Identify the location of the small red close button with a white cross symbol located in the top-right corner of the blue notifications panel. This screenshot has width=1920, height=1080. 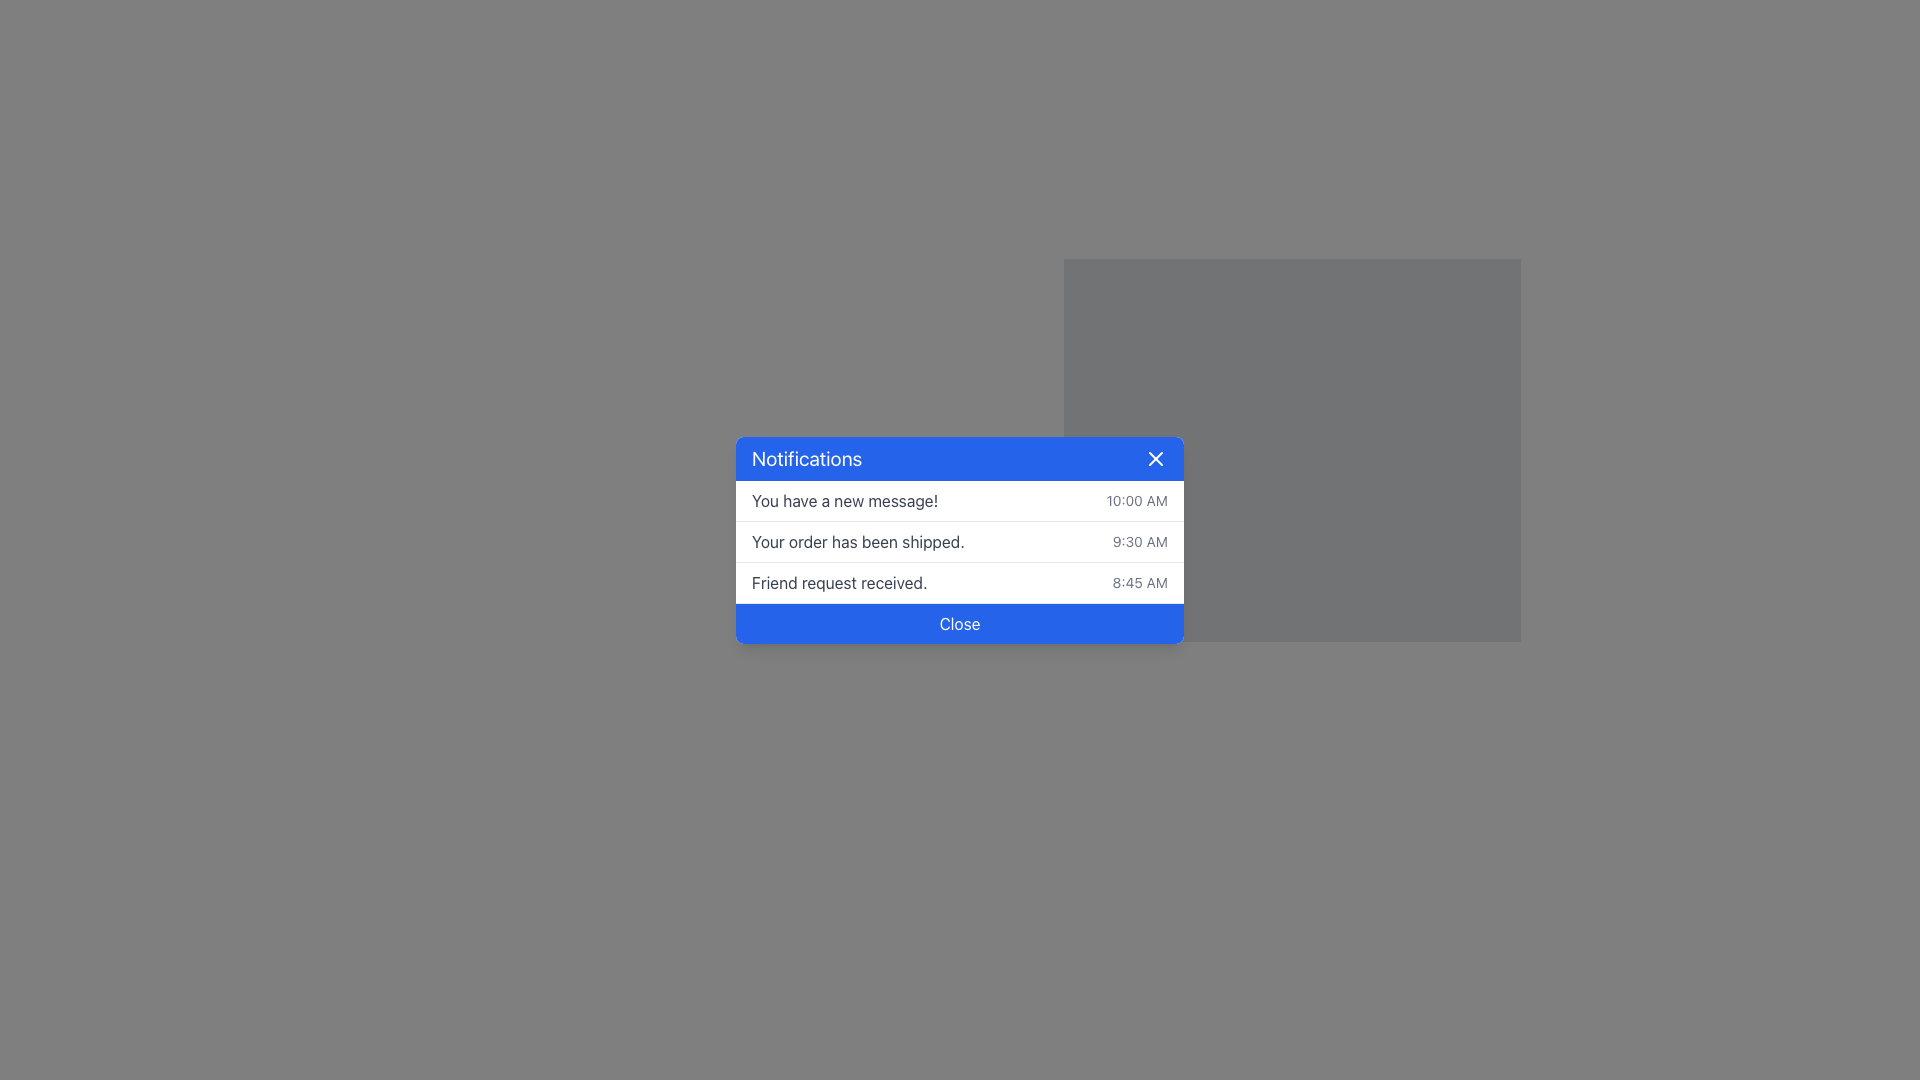
(1156, 458).